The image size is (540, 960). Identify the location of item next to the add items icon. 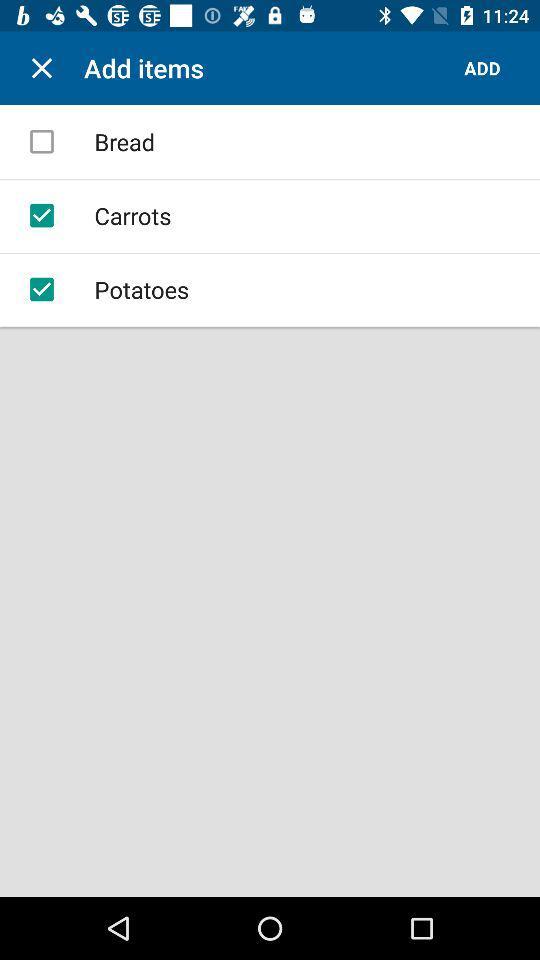
(42, 68).